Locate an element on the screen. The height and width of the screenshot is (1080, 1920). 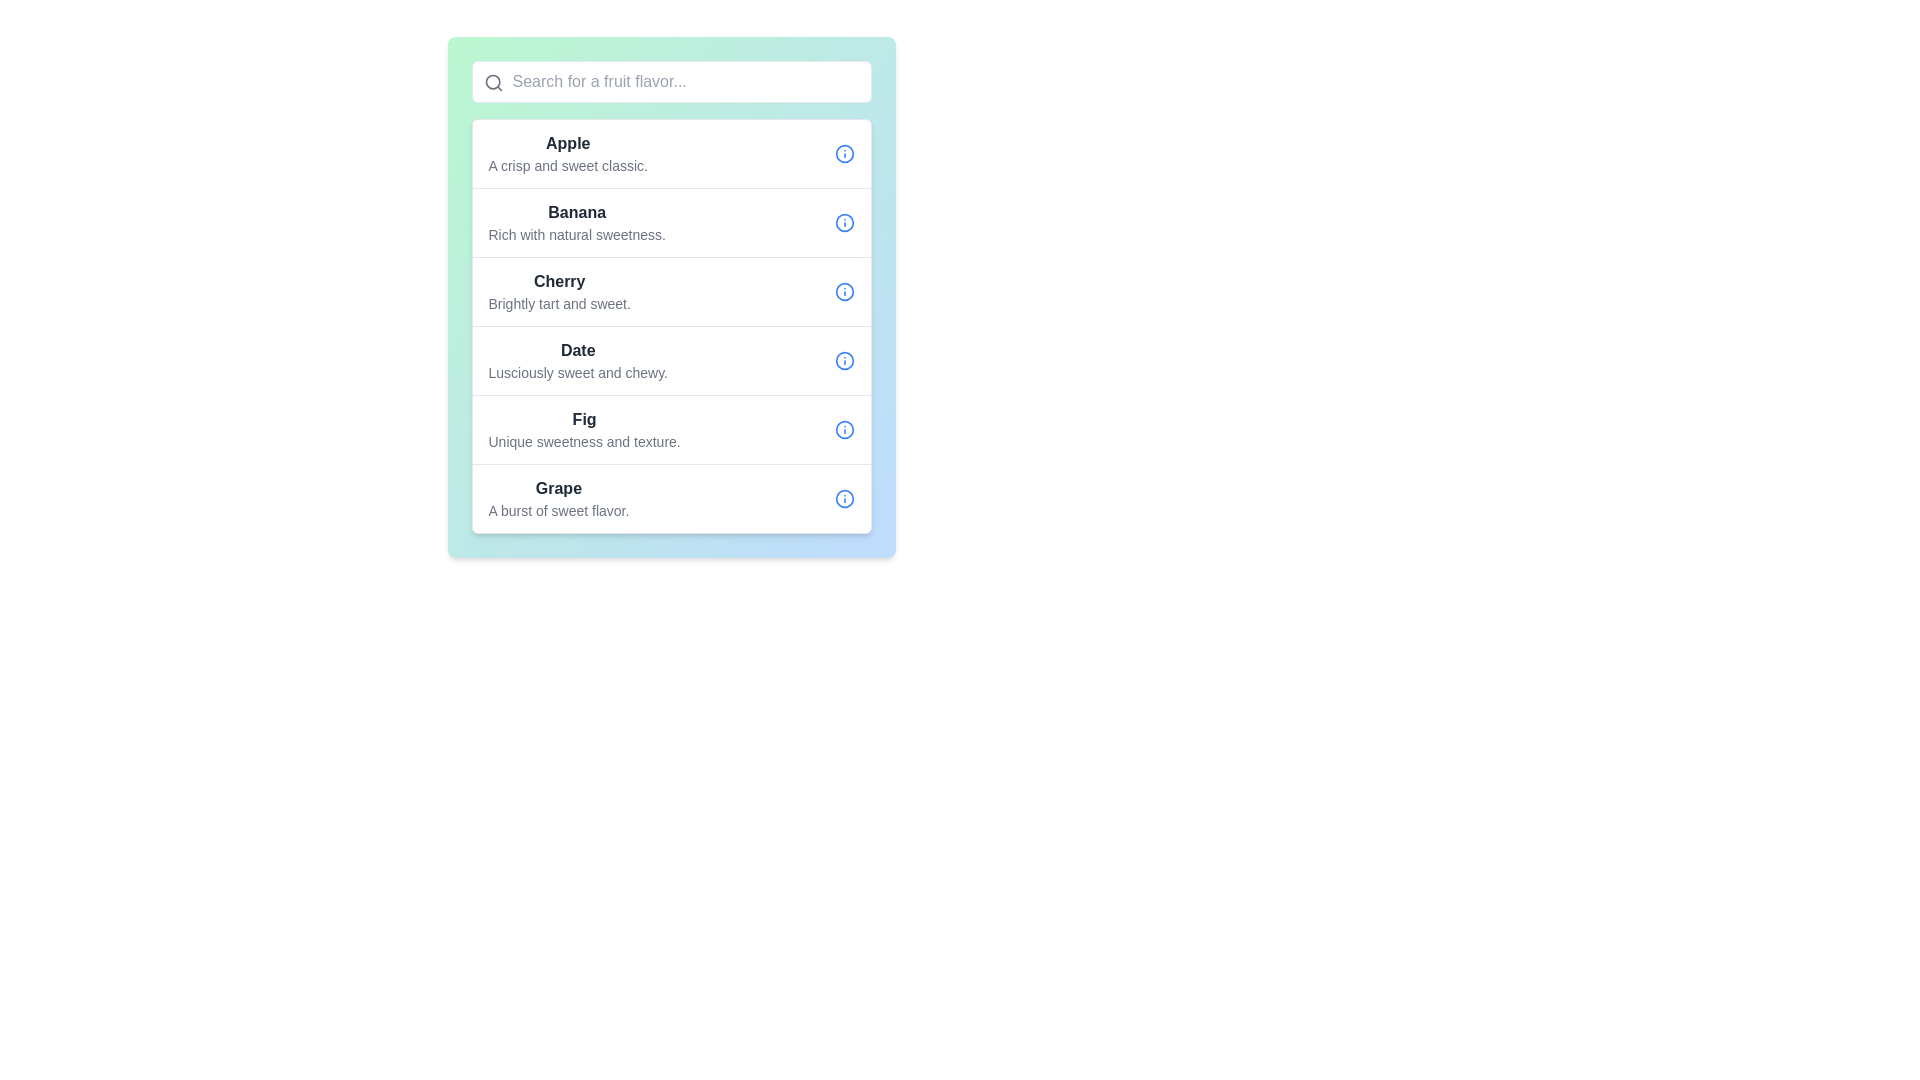
the informational icon located at the far right end of the row containing the text 'Cherry Brightly tart and sweet.' is located at coordinates (844, 292).